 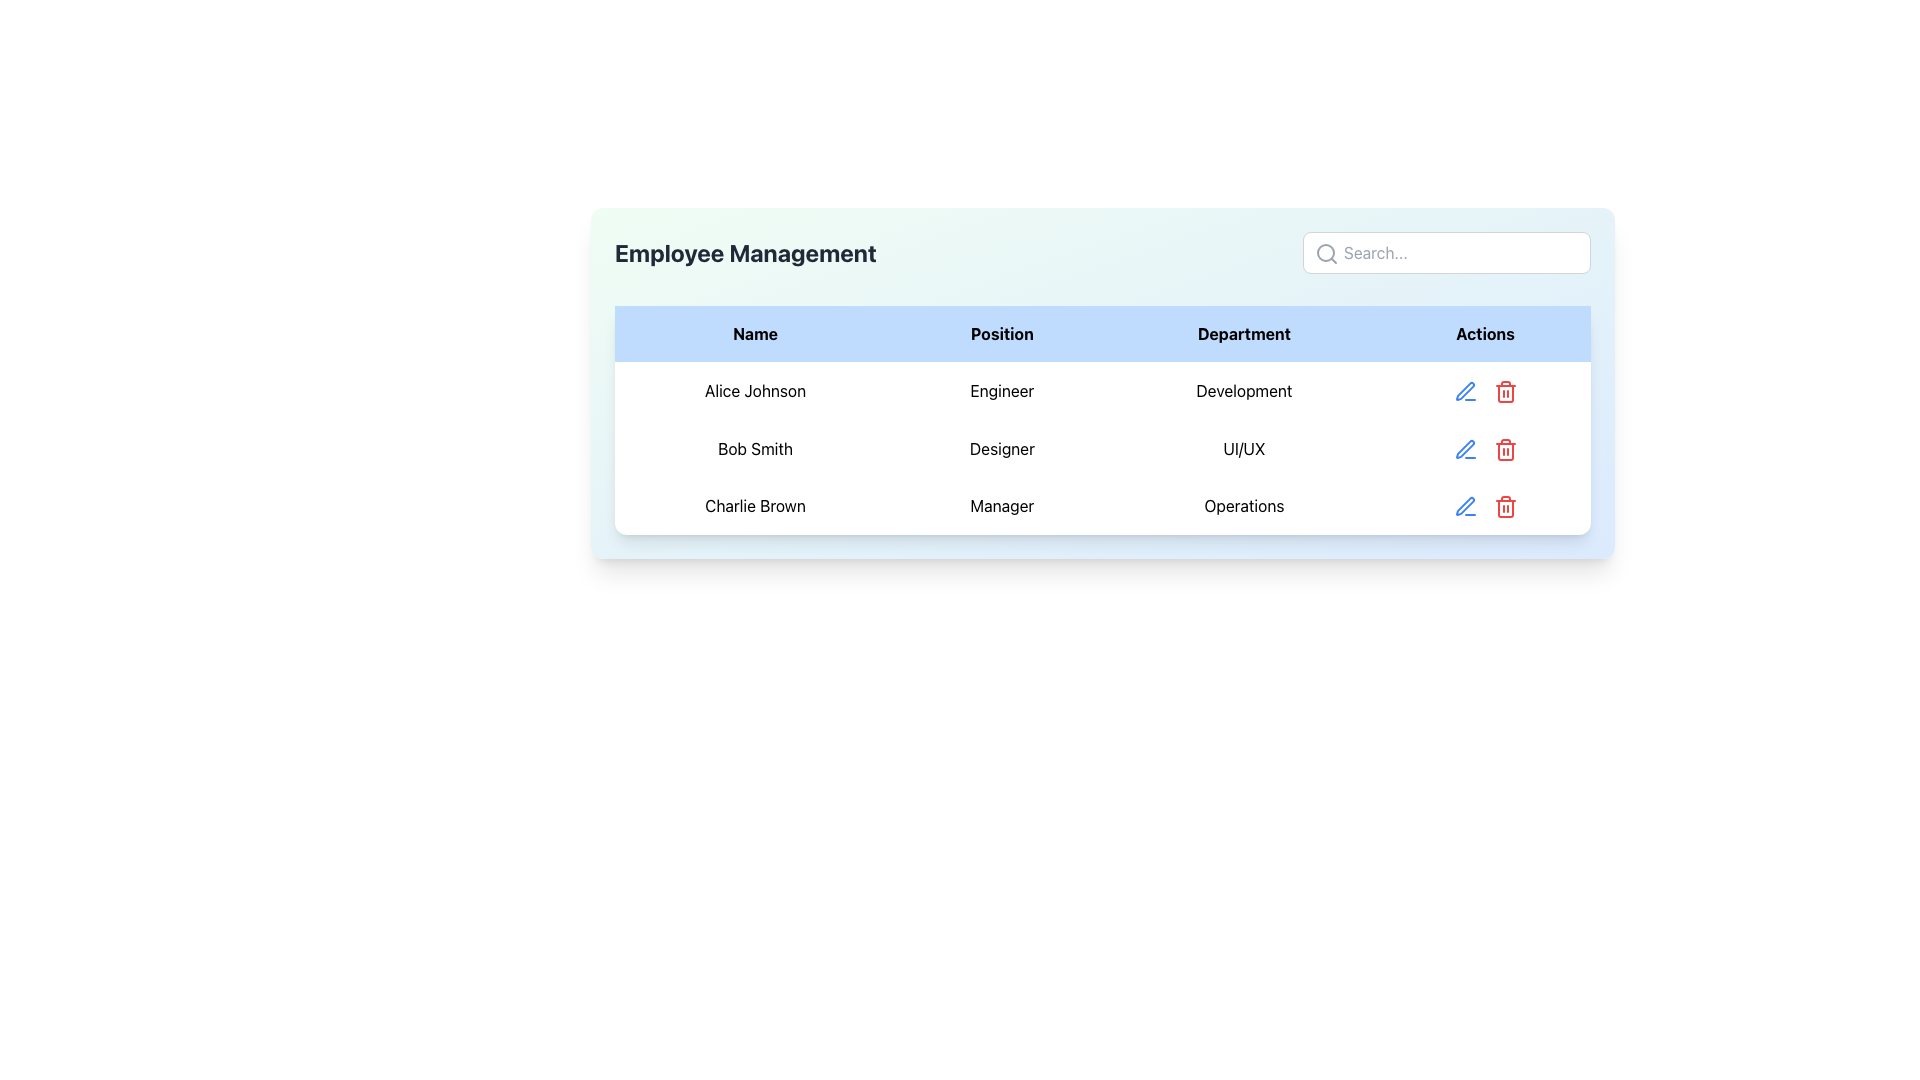 What do you see at coordinates (1505, 447) in the screenshot?
I see `the red trash bin icon button located in the 'Actions' column of the second row in the table` at bounding box center [1505, 447].